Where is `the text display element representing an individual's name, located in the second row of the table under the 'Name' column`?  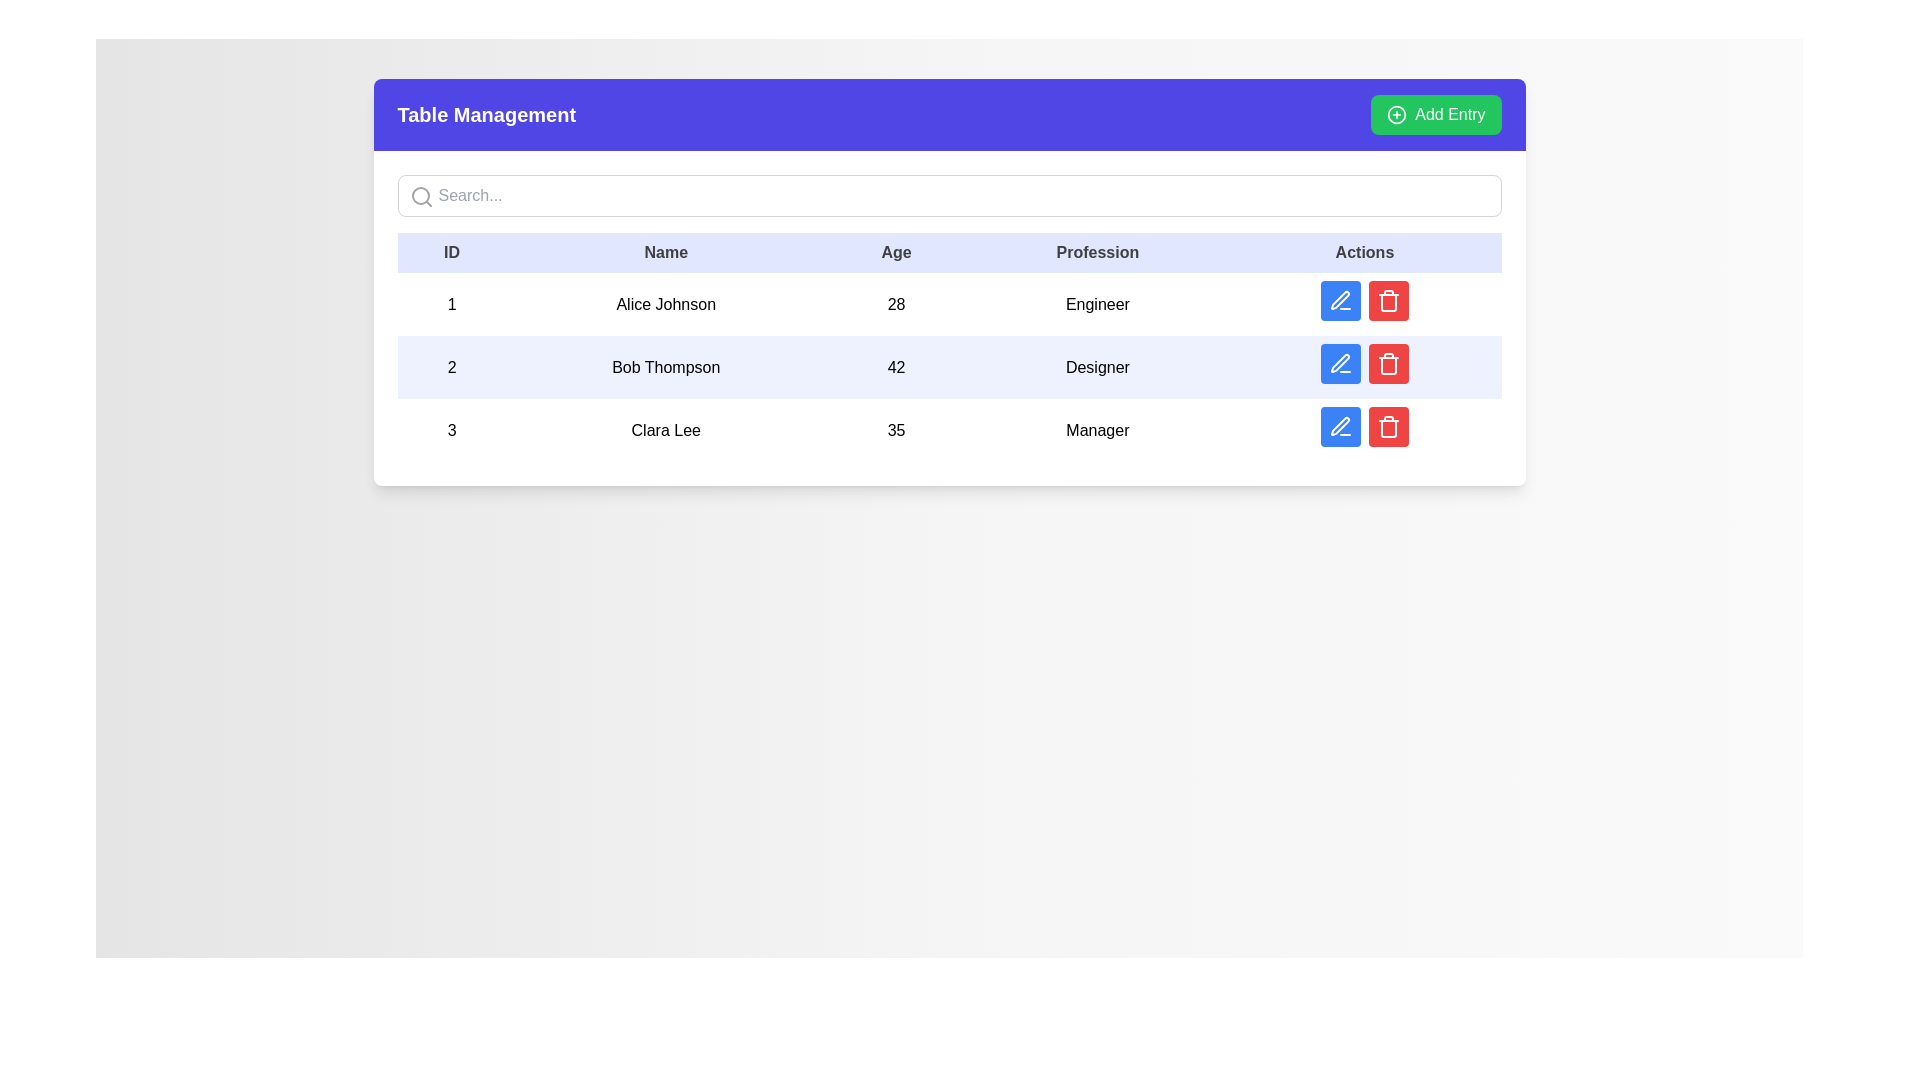
the text display element representing an individual's name, located in the second row of the table under the 'Name' column is located at coordinates (666, 367).